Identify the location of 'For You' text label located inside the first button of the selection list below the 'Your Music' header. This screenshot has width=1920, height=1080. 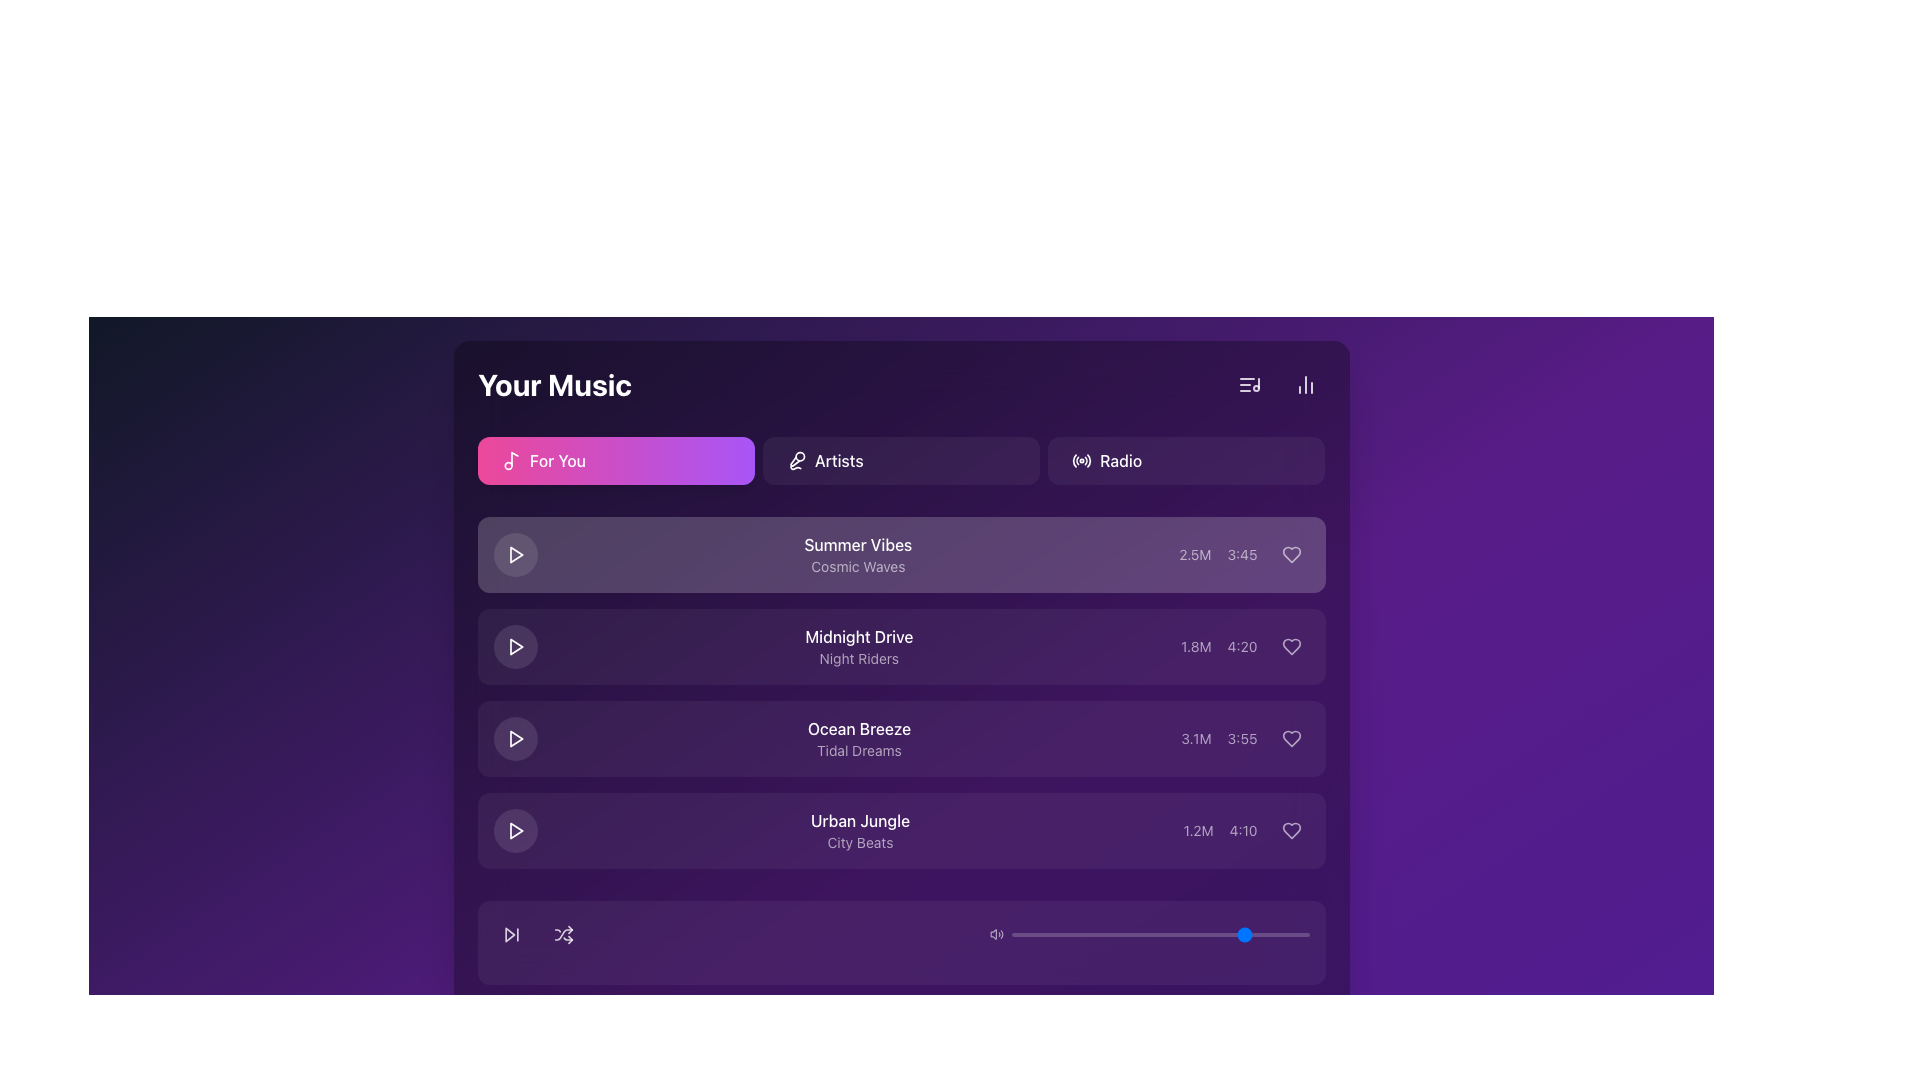
(557, 461).